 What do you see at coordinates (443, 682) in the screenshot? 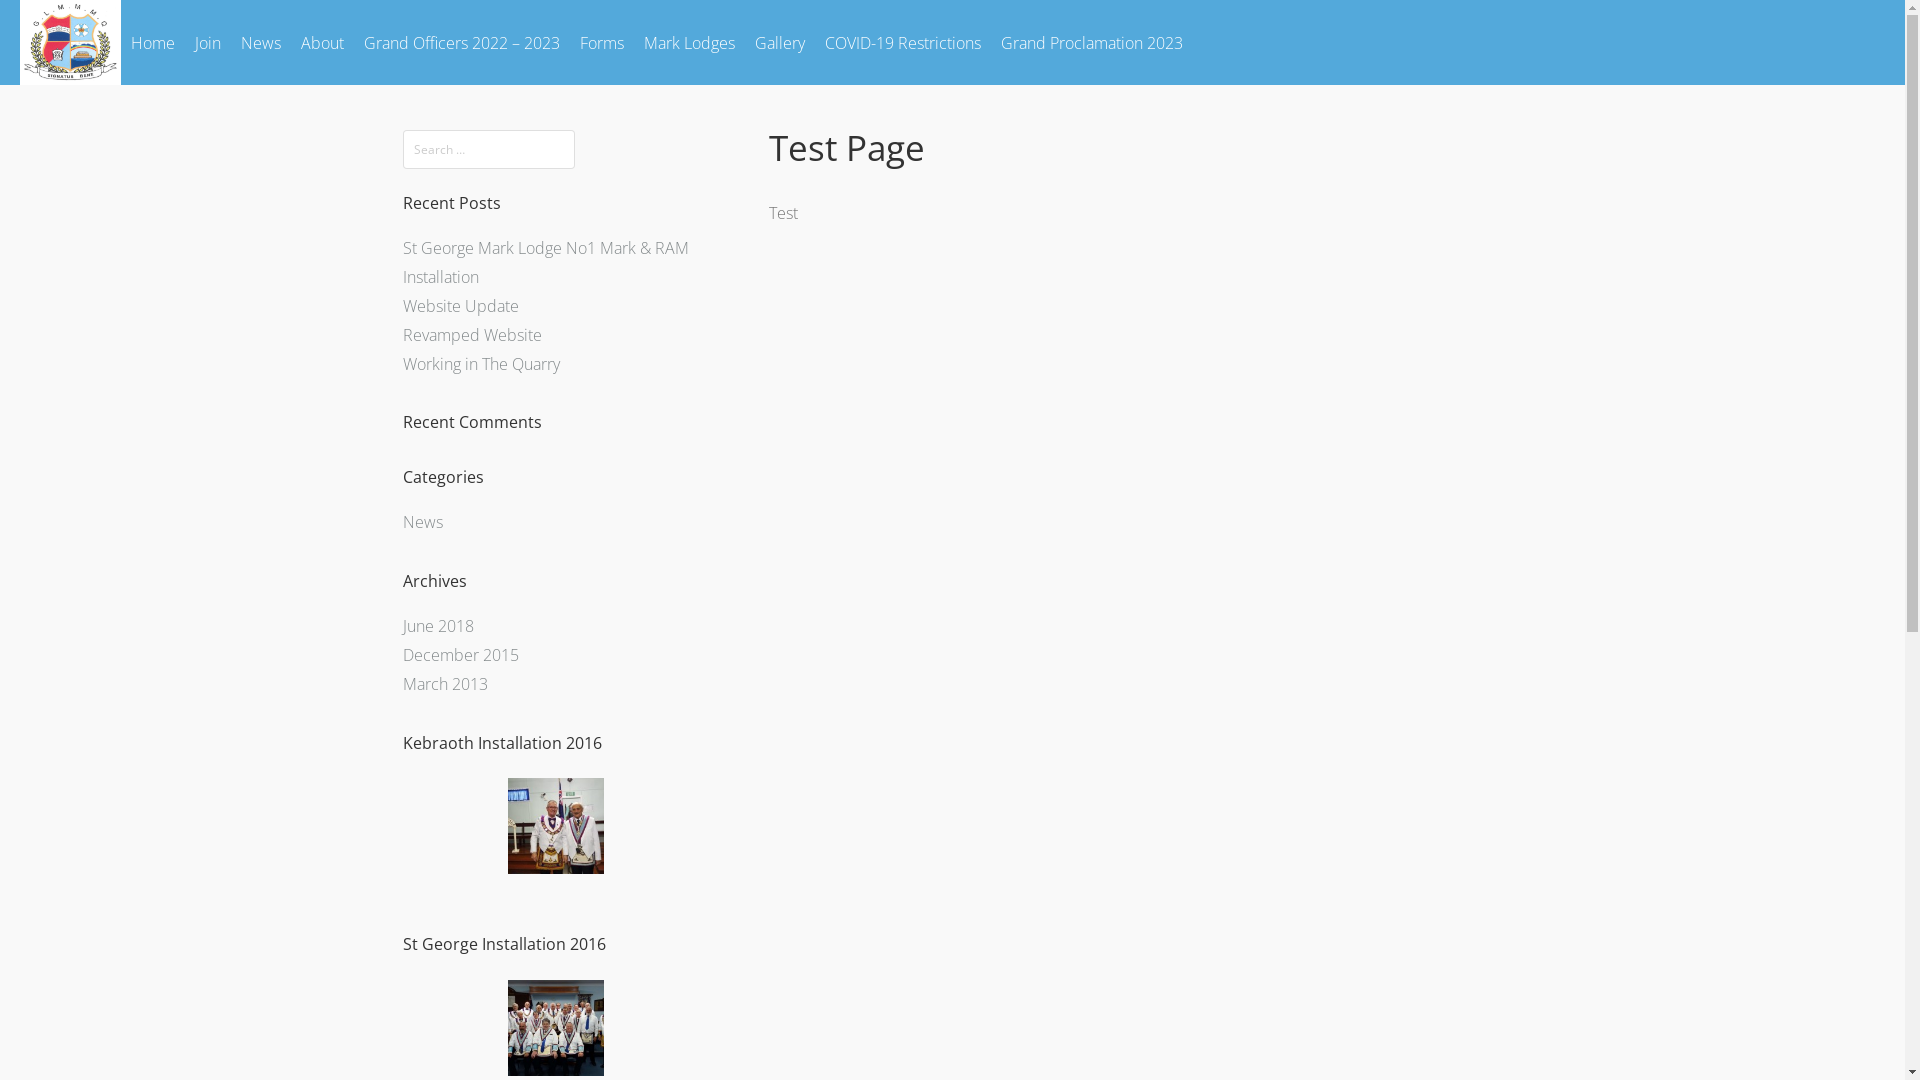
I see `'March 2013'` at bounding box center [443, 682].